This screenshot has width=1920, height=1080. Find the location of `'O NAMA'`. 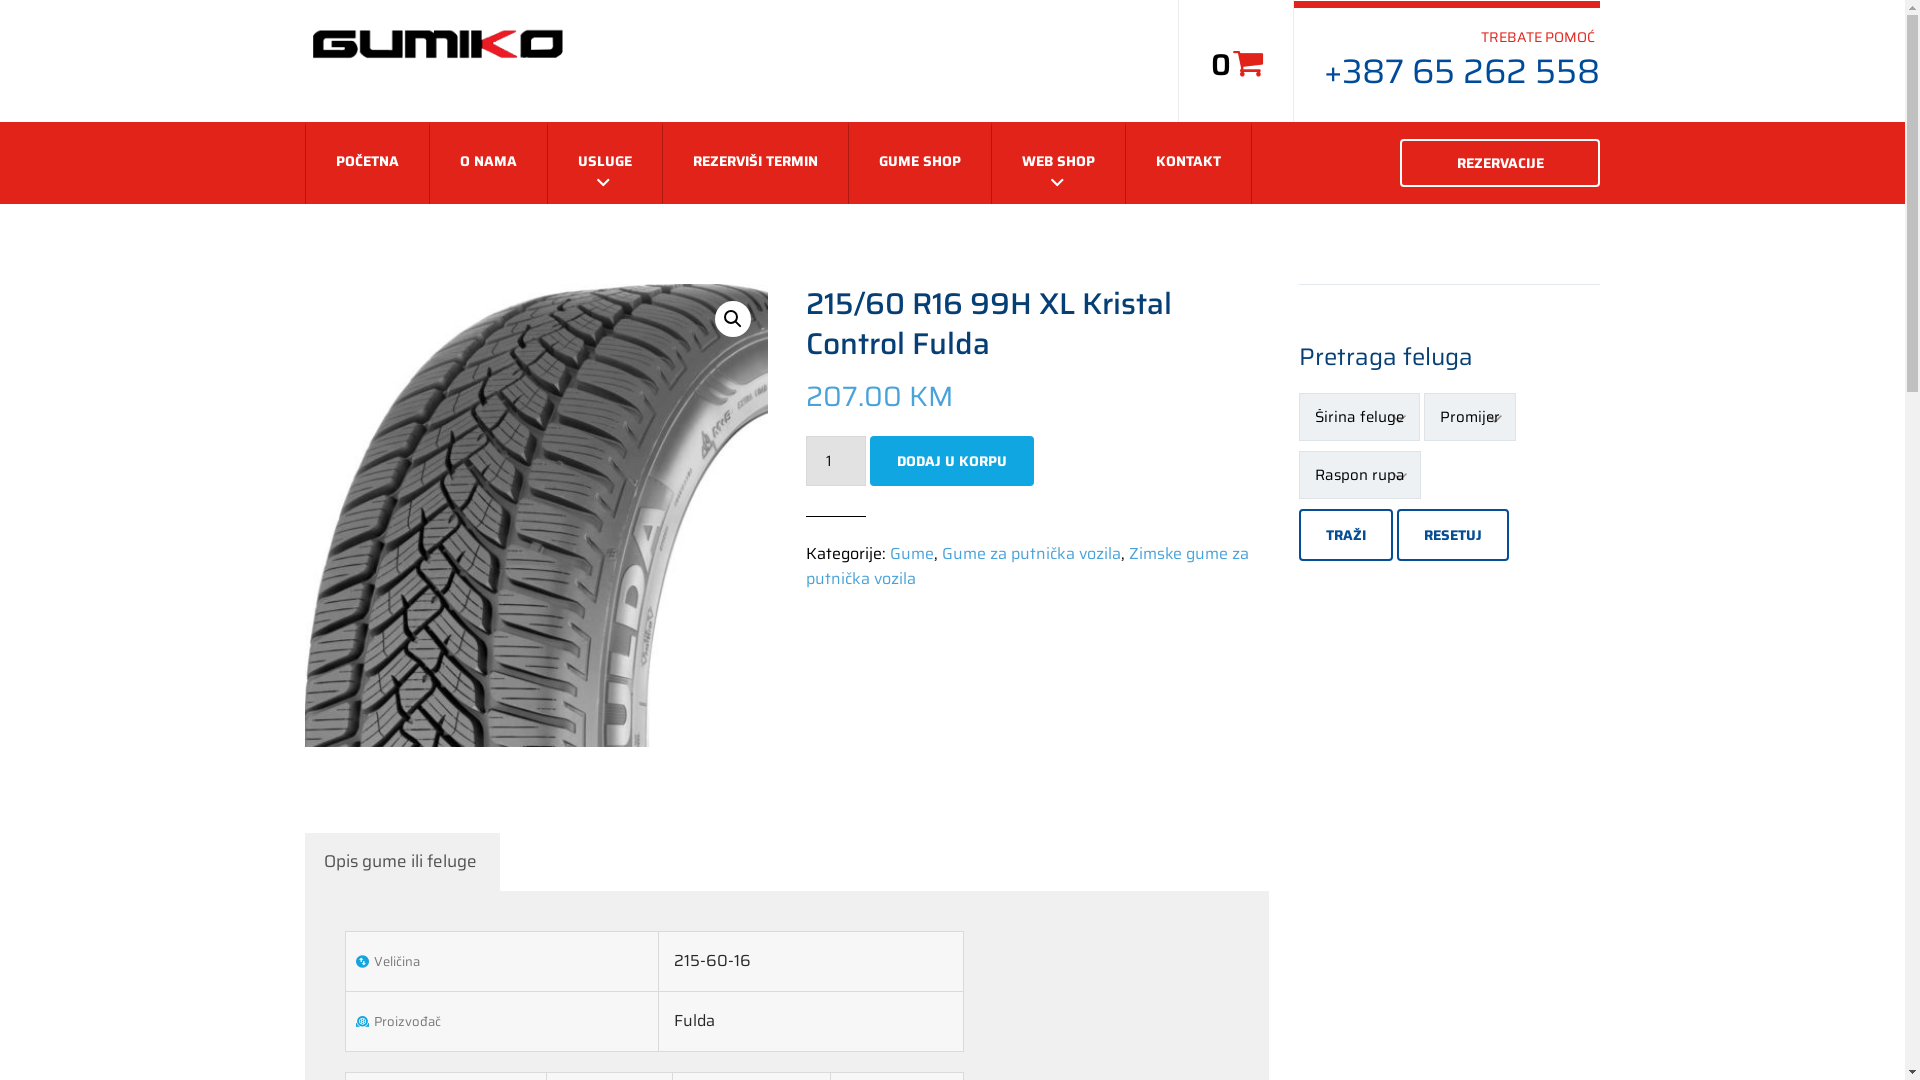

'O NAMA' is located at coordinates (488, 161).